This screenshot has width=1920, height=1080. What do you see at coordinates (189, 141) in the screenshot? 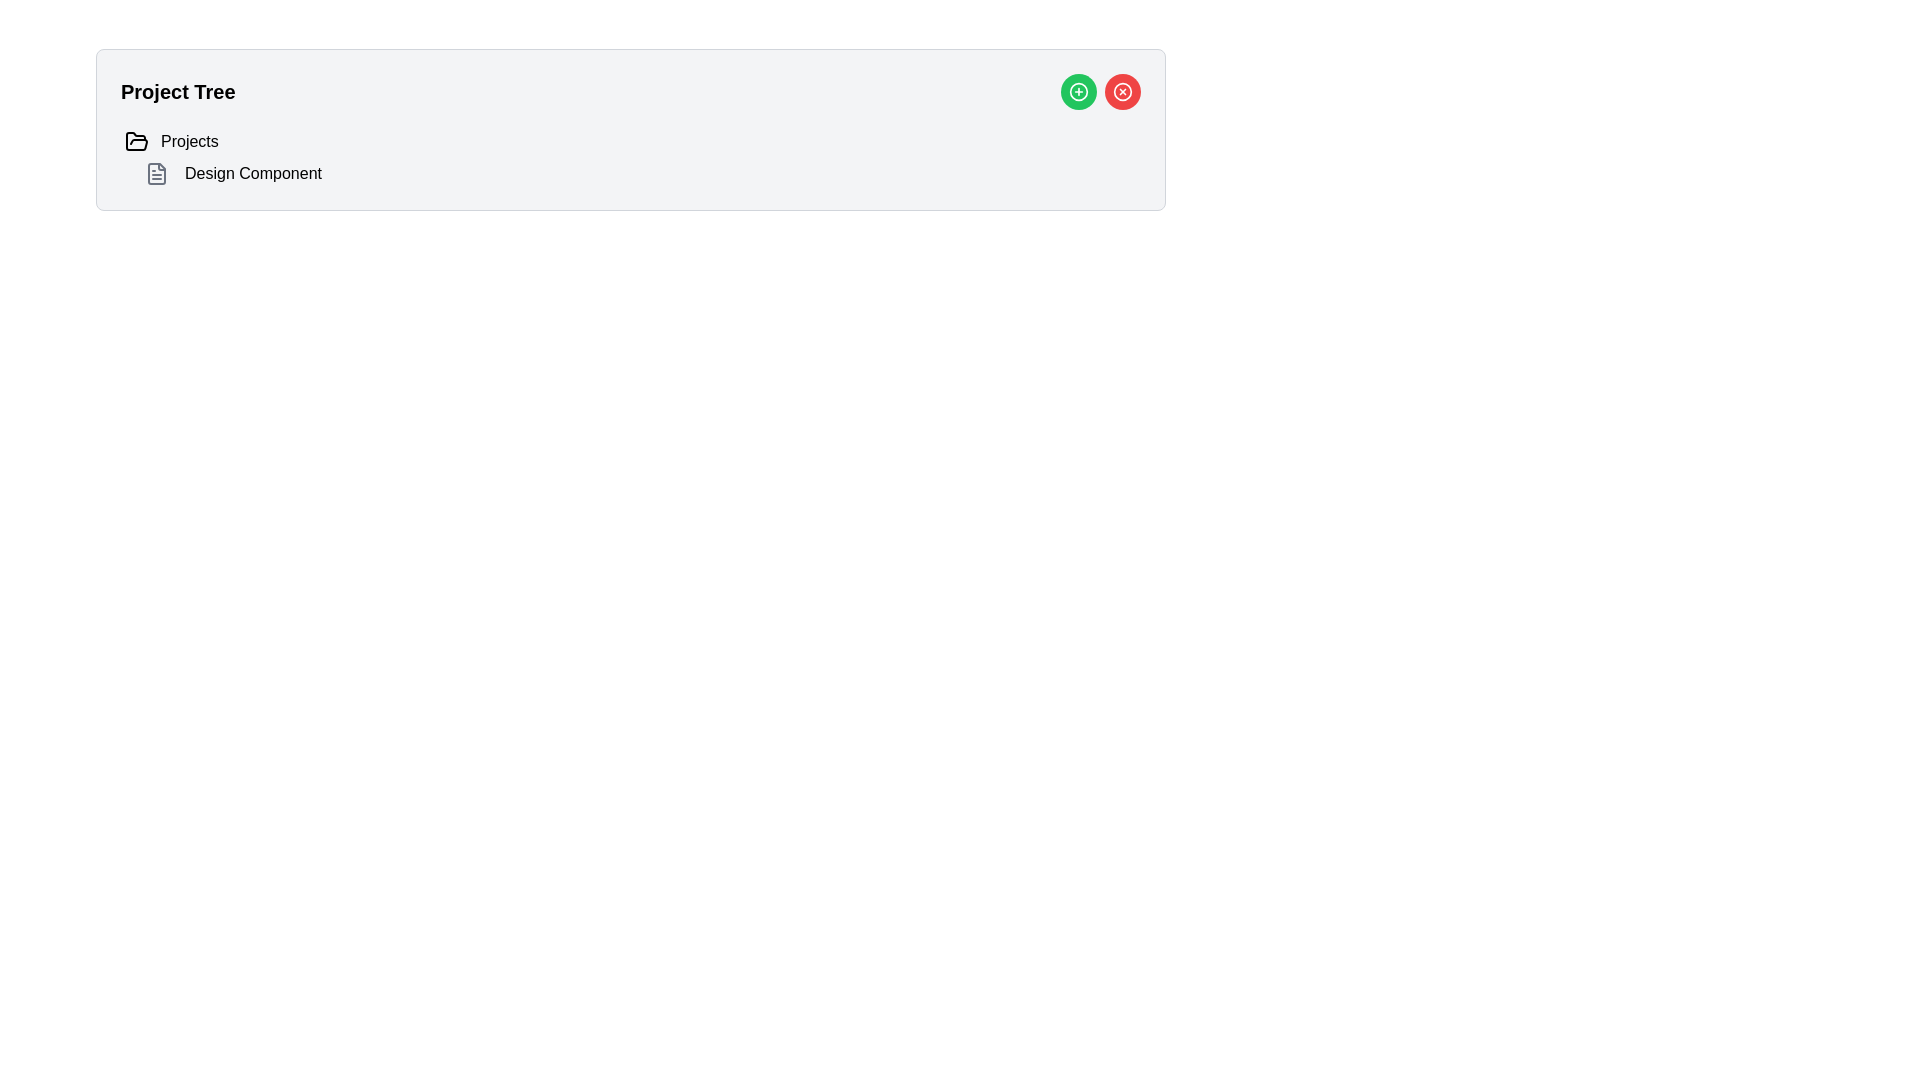
I see `the 'Projects' Text Label, which is located next to a folder icon in the project tree structure` at bounding box center [189, 141].